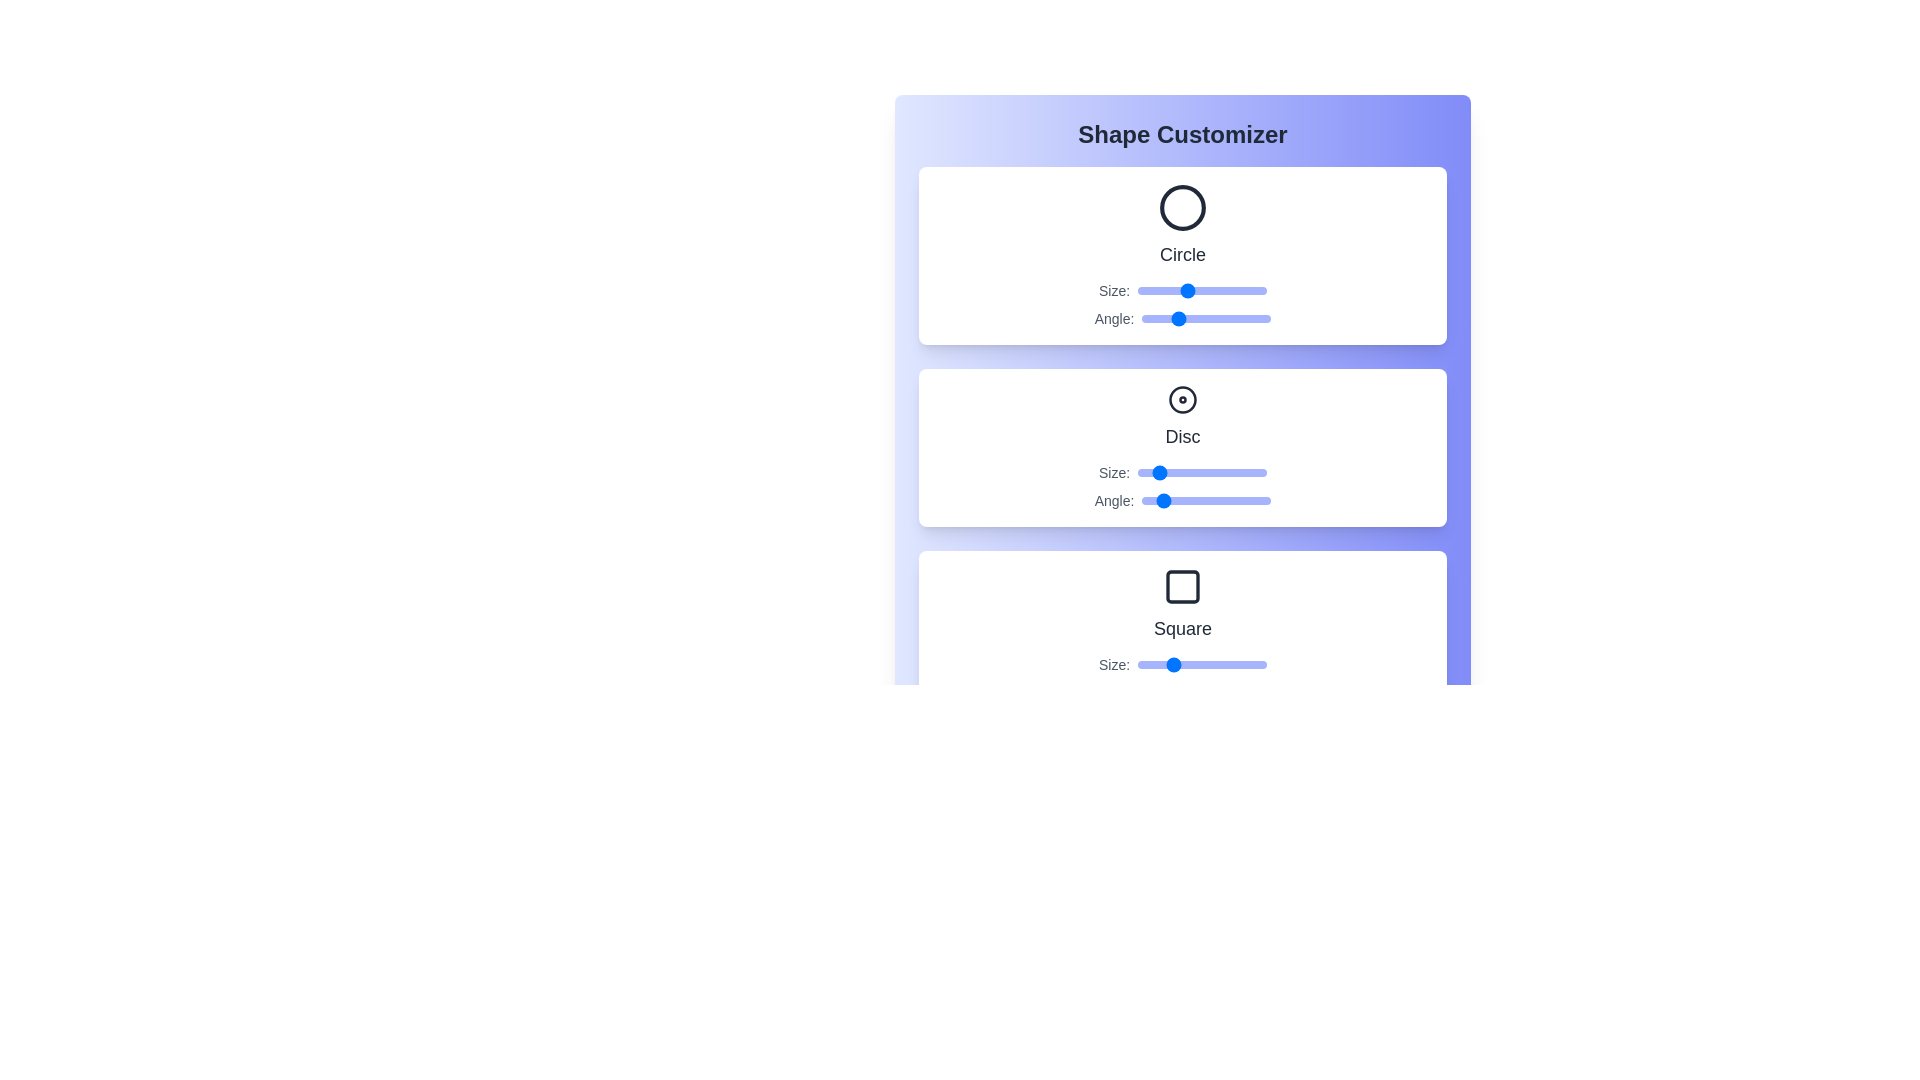 The width and height of the screenshot is (1920, 1080). What do you see at coordinates (1199, 664) in the screenshot?
I see `the size slider of the Square shape to 58` at bounding box center [1199, 664].